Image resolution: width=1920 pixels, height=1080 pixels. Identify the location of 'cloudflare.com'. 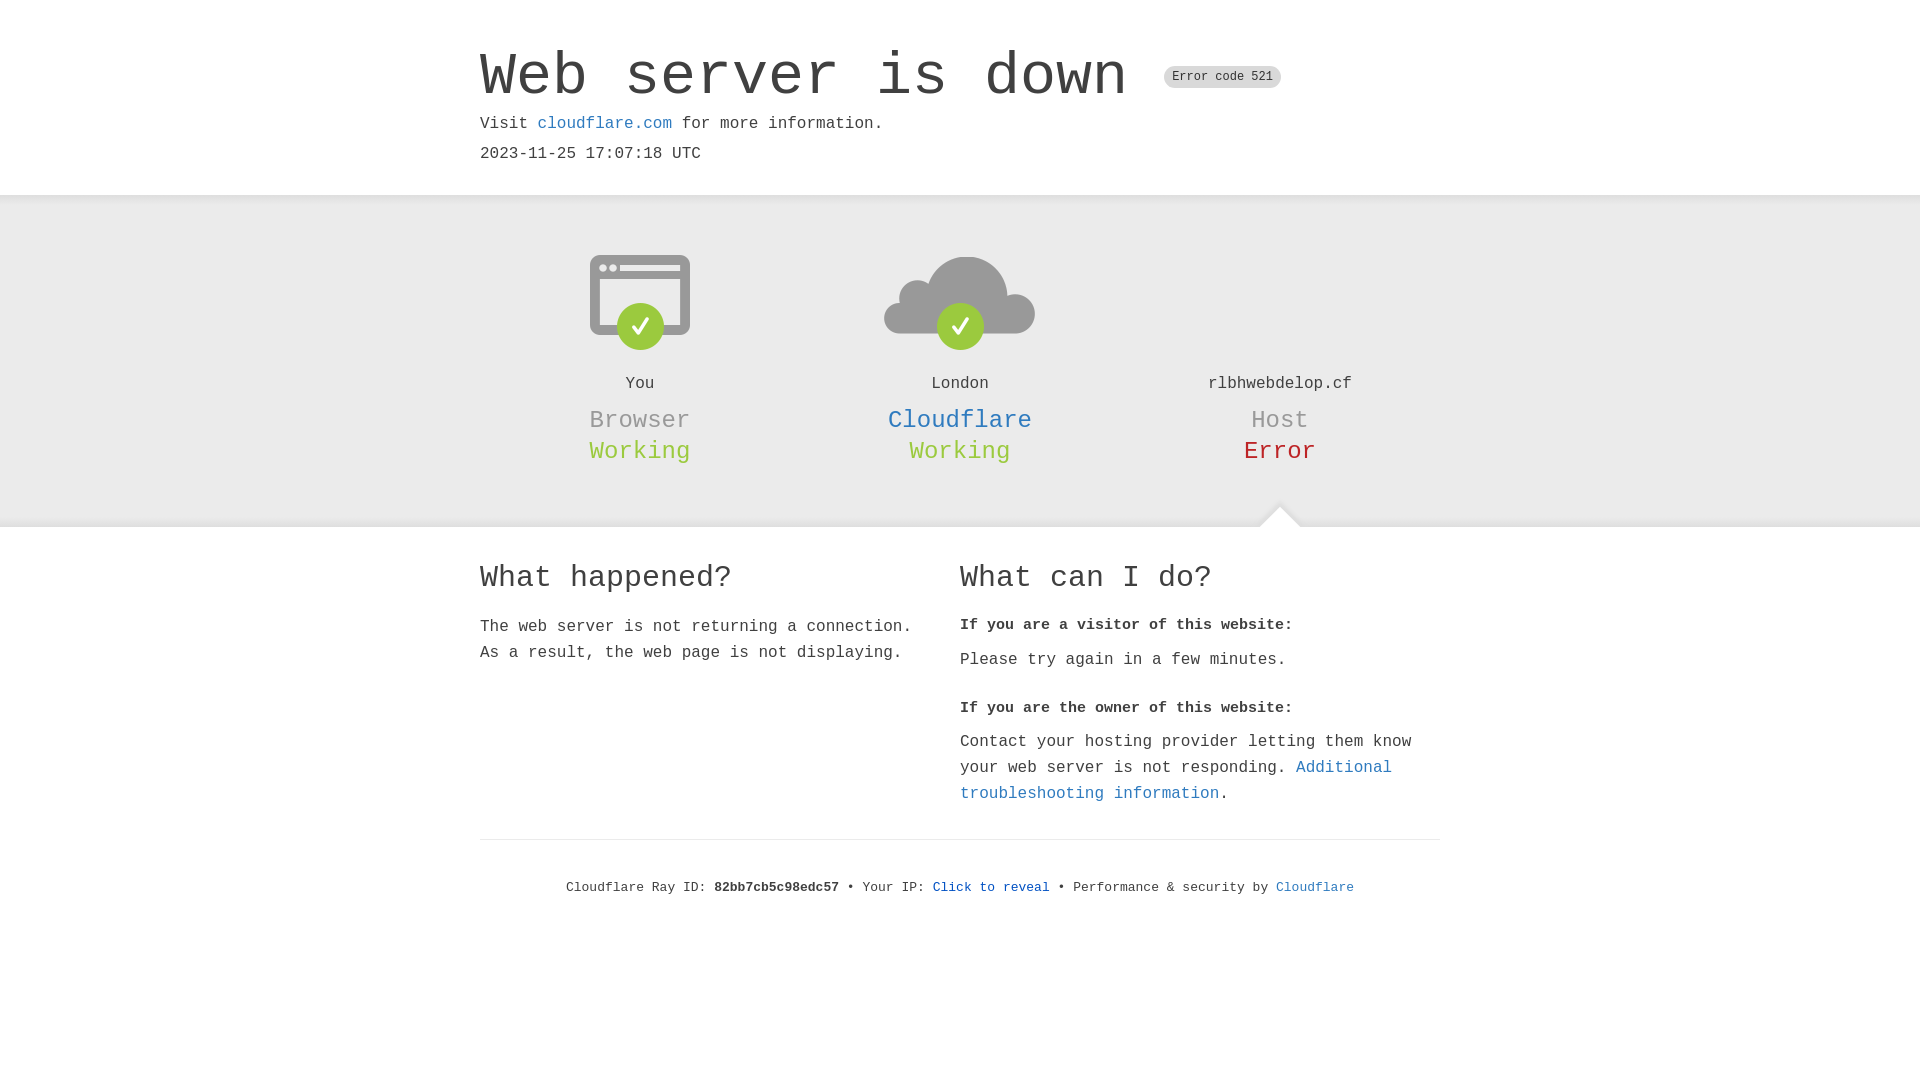
(603, 123).